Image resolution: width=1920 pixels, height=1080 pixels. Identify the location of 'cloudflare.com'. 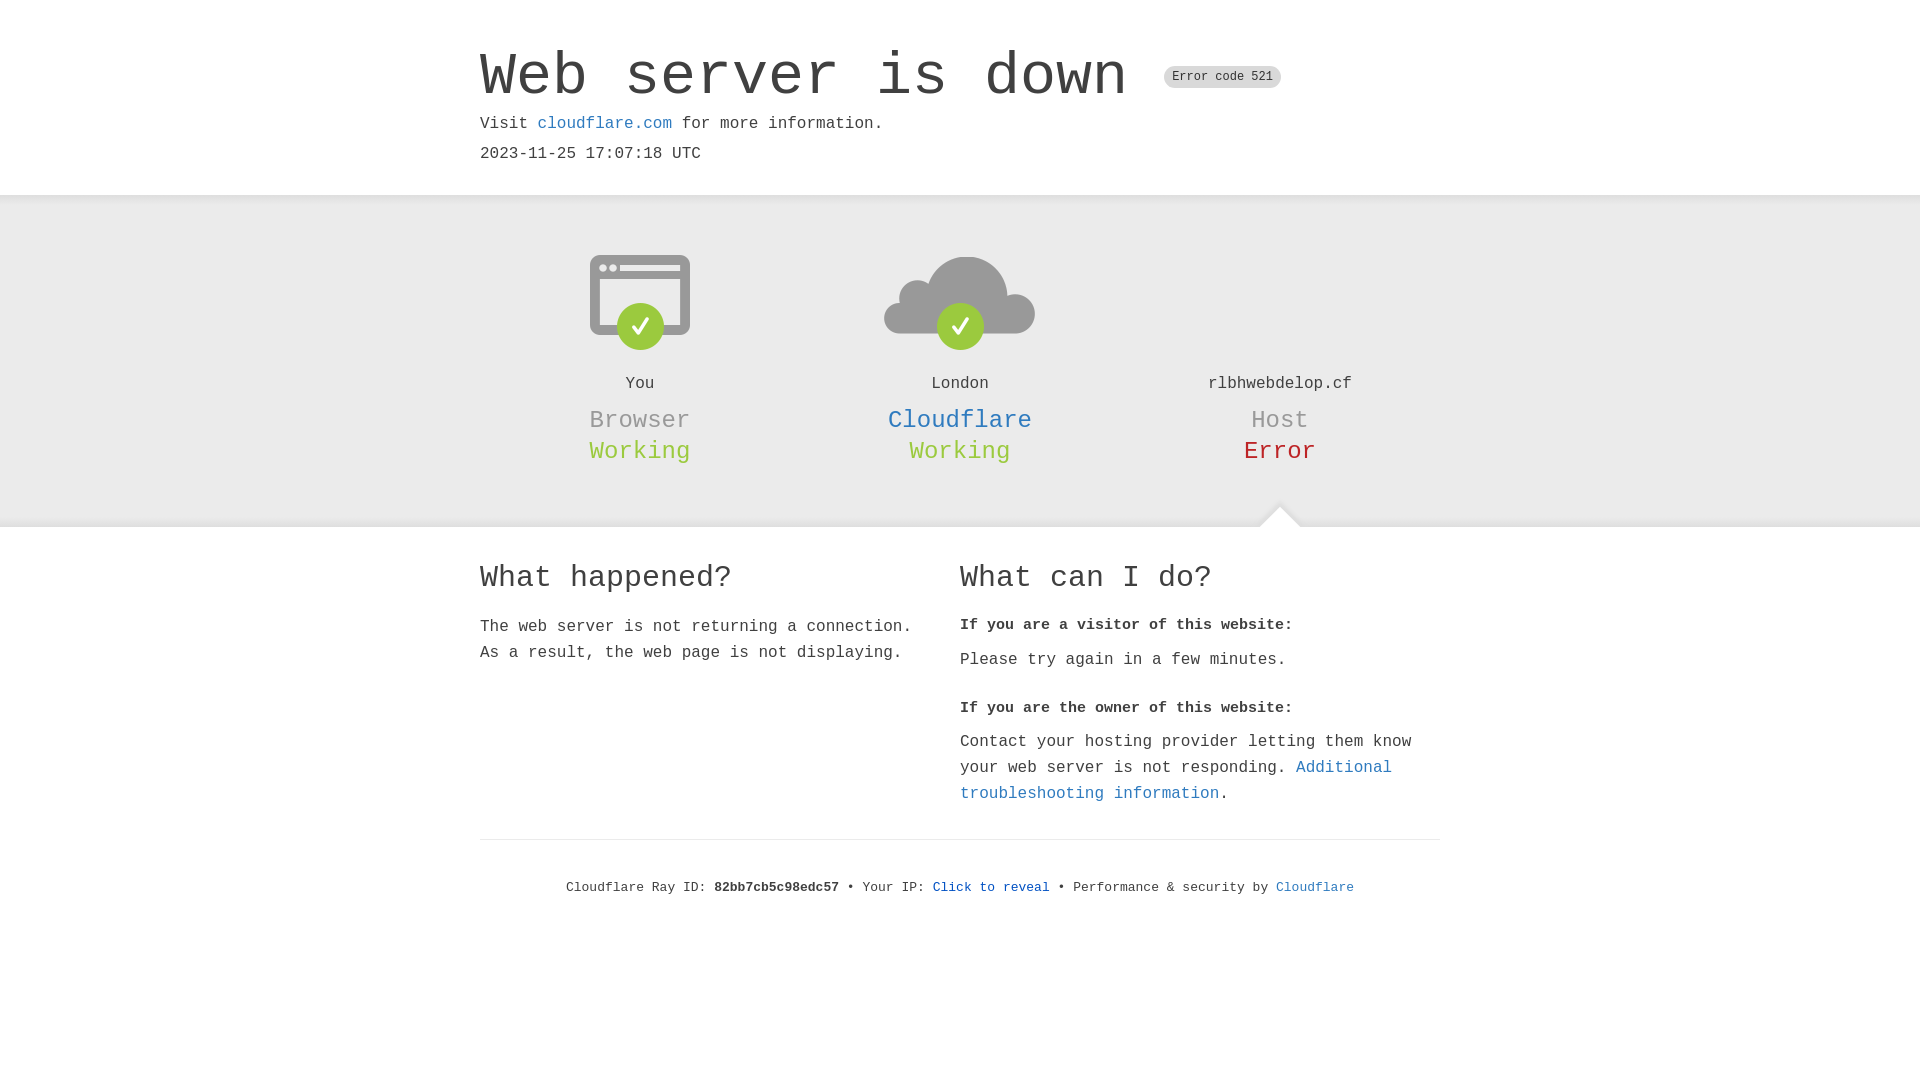
(603, 123).